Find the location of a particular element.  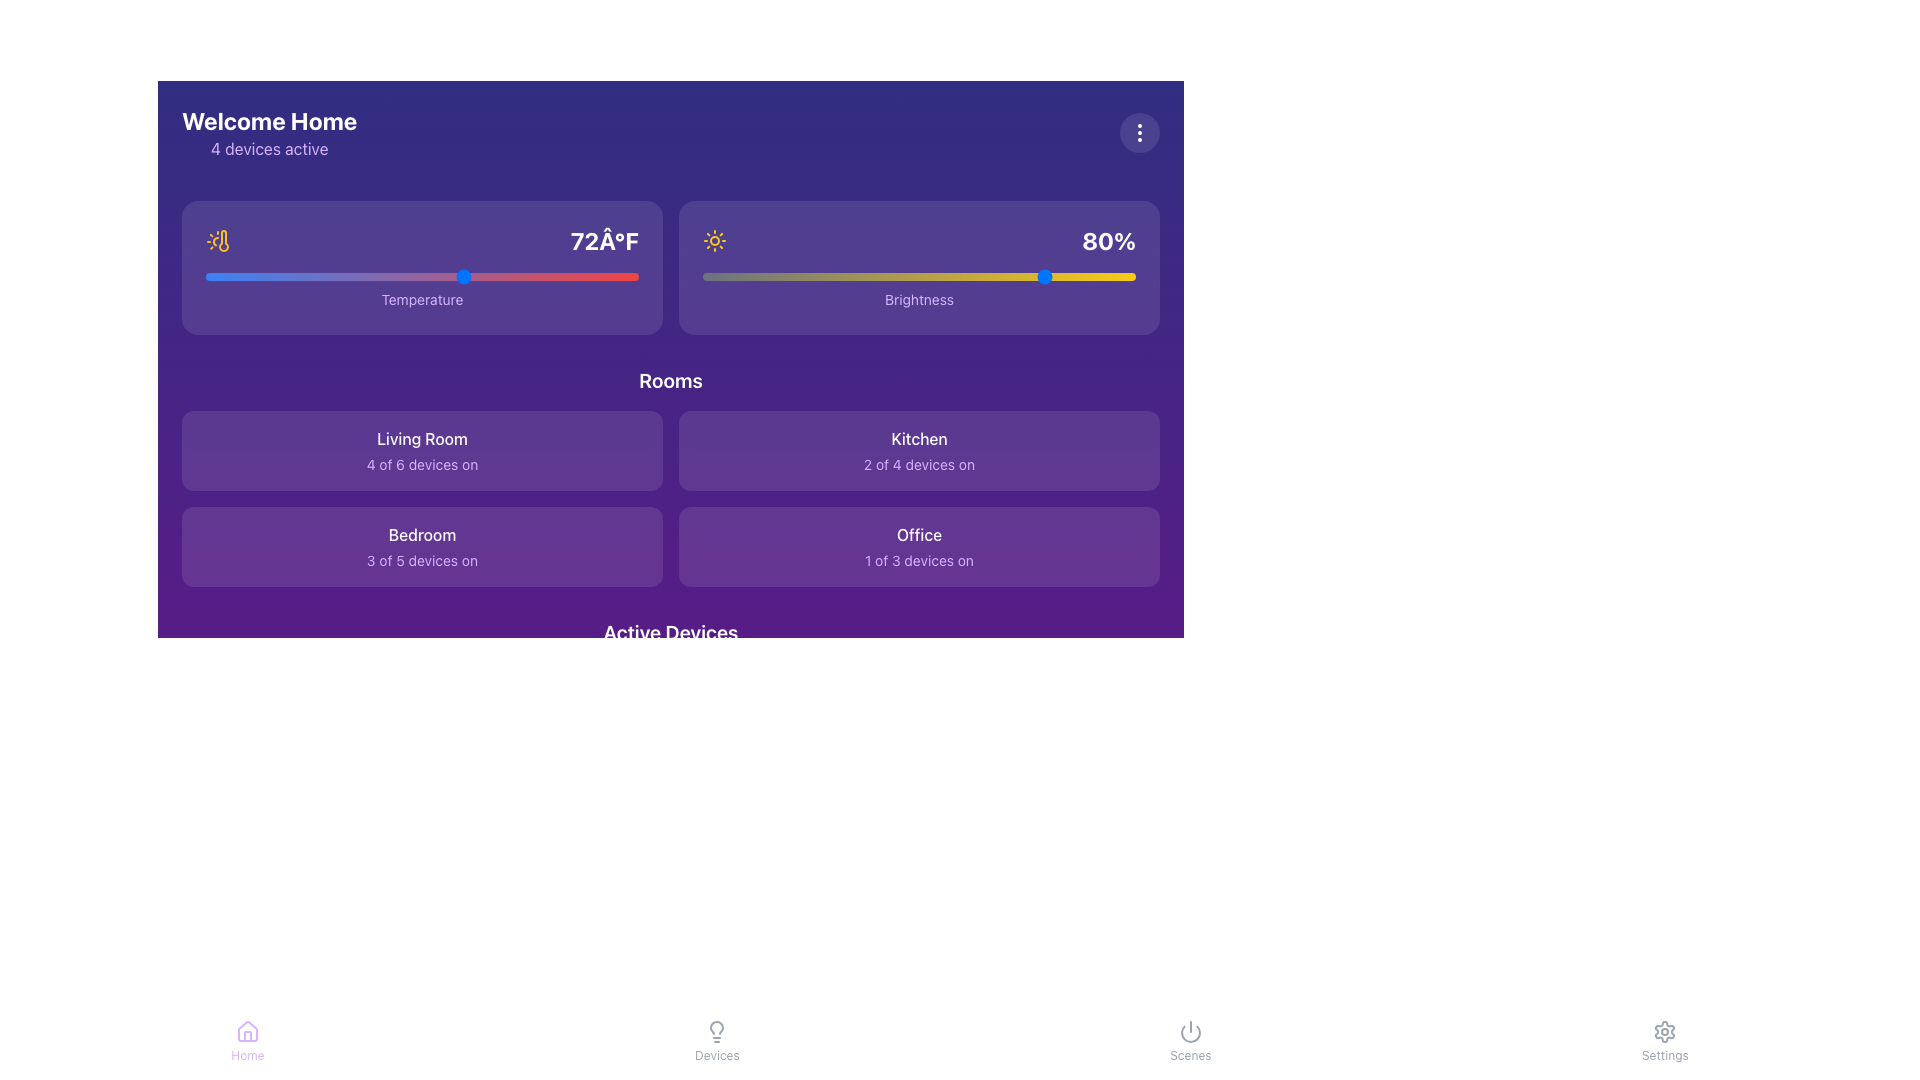

the 'Kitchen' text label, which identifies the room in the home automation interface located in the top-right card of the 'Rooms' section is located at coordinates (918, 438).